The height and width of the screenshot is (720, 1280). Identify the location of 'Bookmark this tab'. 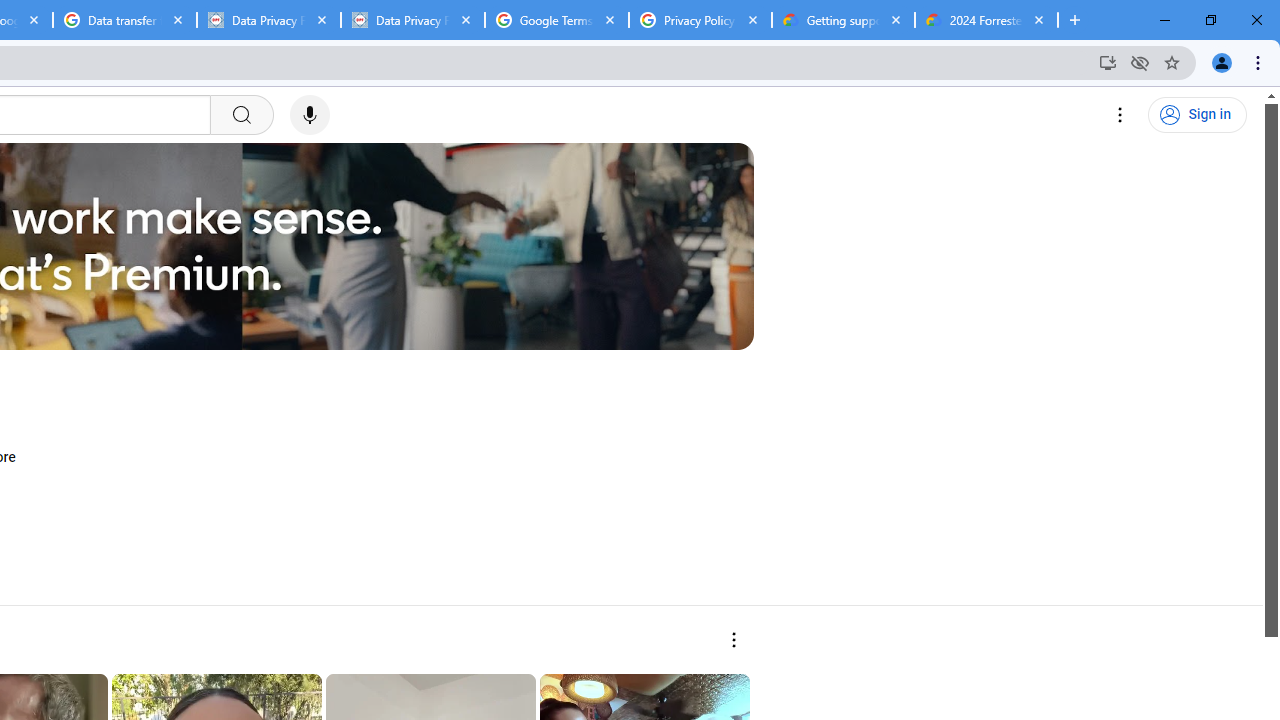
(1171, 61).